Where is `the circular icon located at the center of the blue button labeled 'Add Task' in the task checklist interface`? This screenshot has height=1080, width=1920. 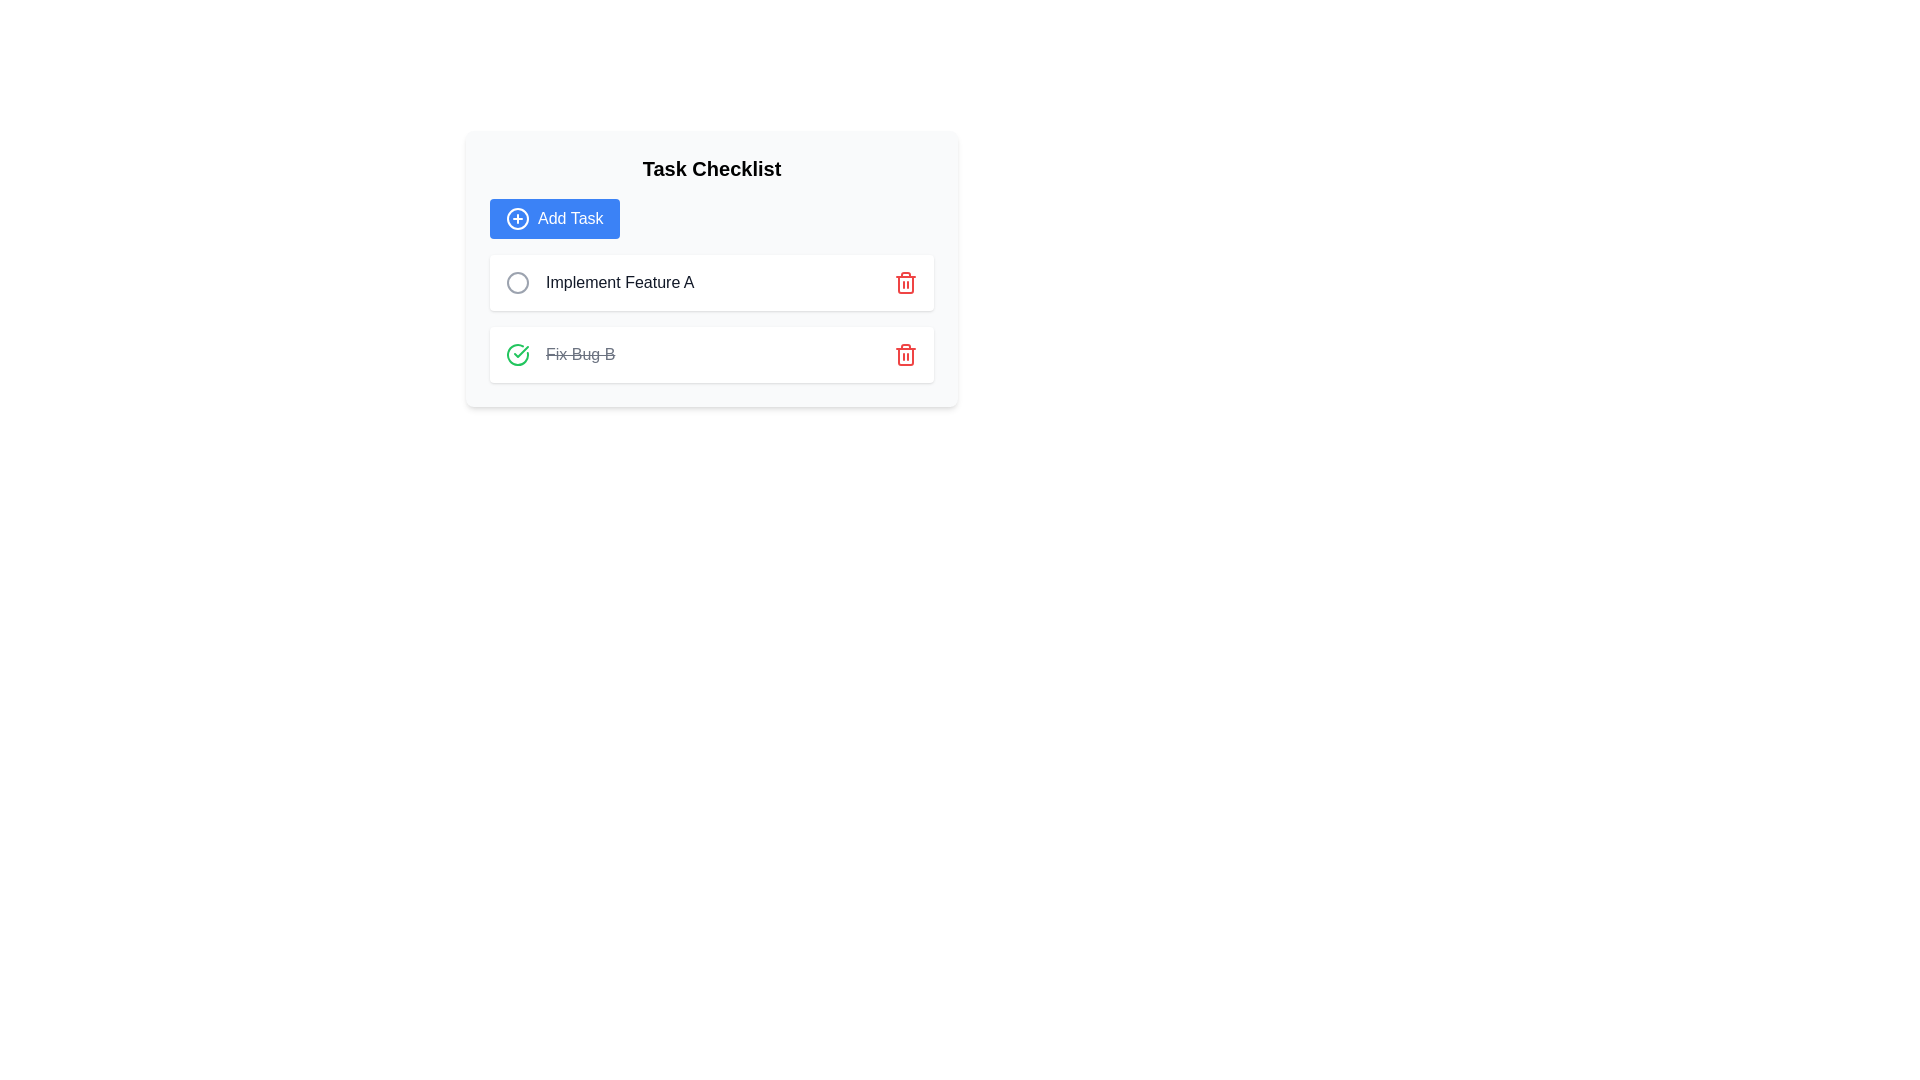 the circular icon located at the center of the blue button labeled 'Add Task' in the task checklist interface is located at coordinates (518, 219).